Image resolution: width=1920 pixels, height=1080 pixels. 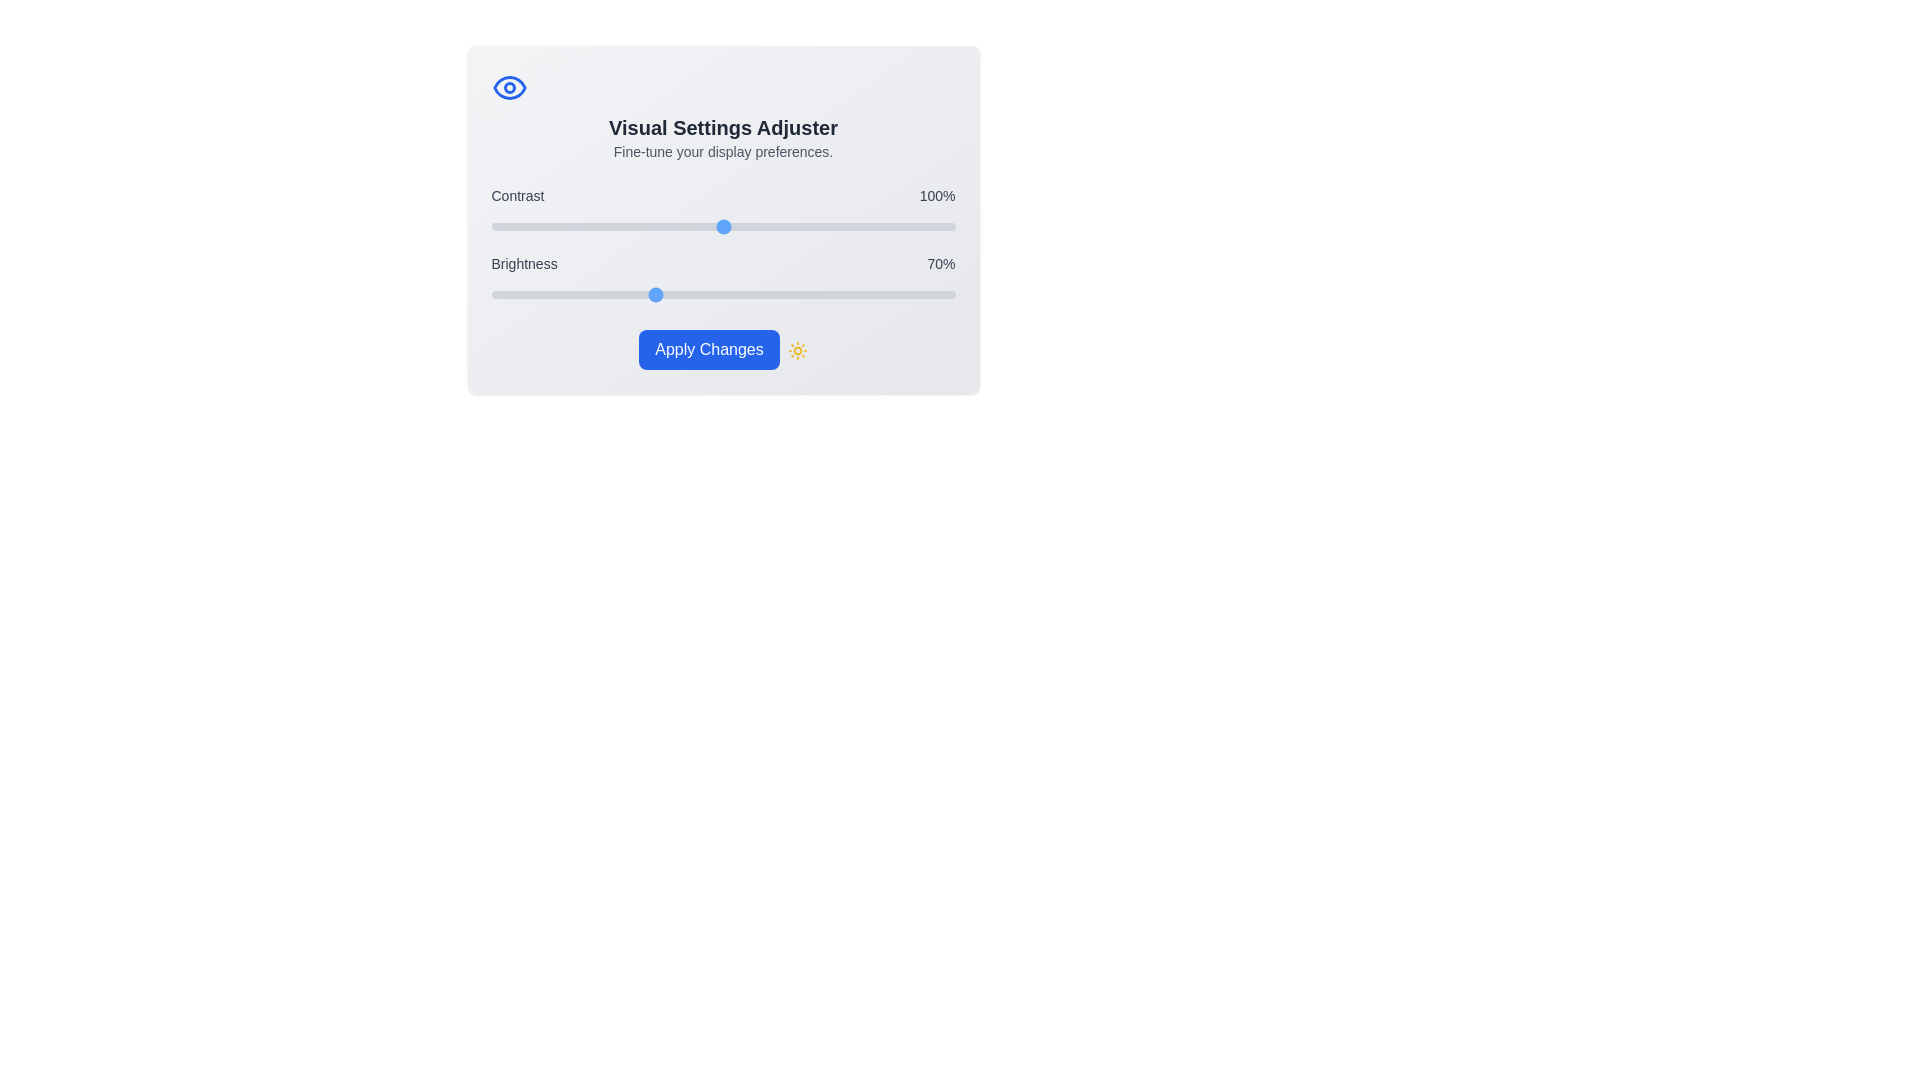 What do you see at coordinates (743, 226) in the screenshot?
I see `the 'Contrast' slider to 109% by dragging the slider to the corresponding position` at bounding box center [743, 226].